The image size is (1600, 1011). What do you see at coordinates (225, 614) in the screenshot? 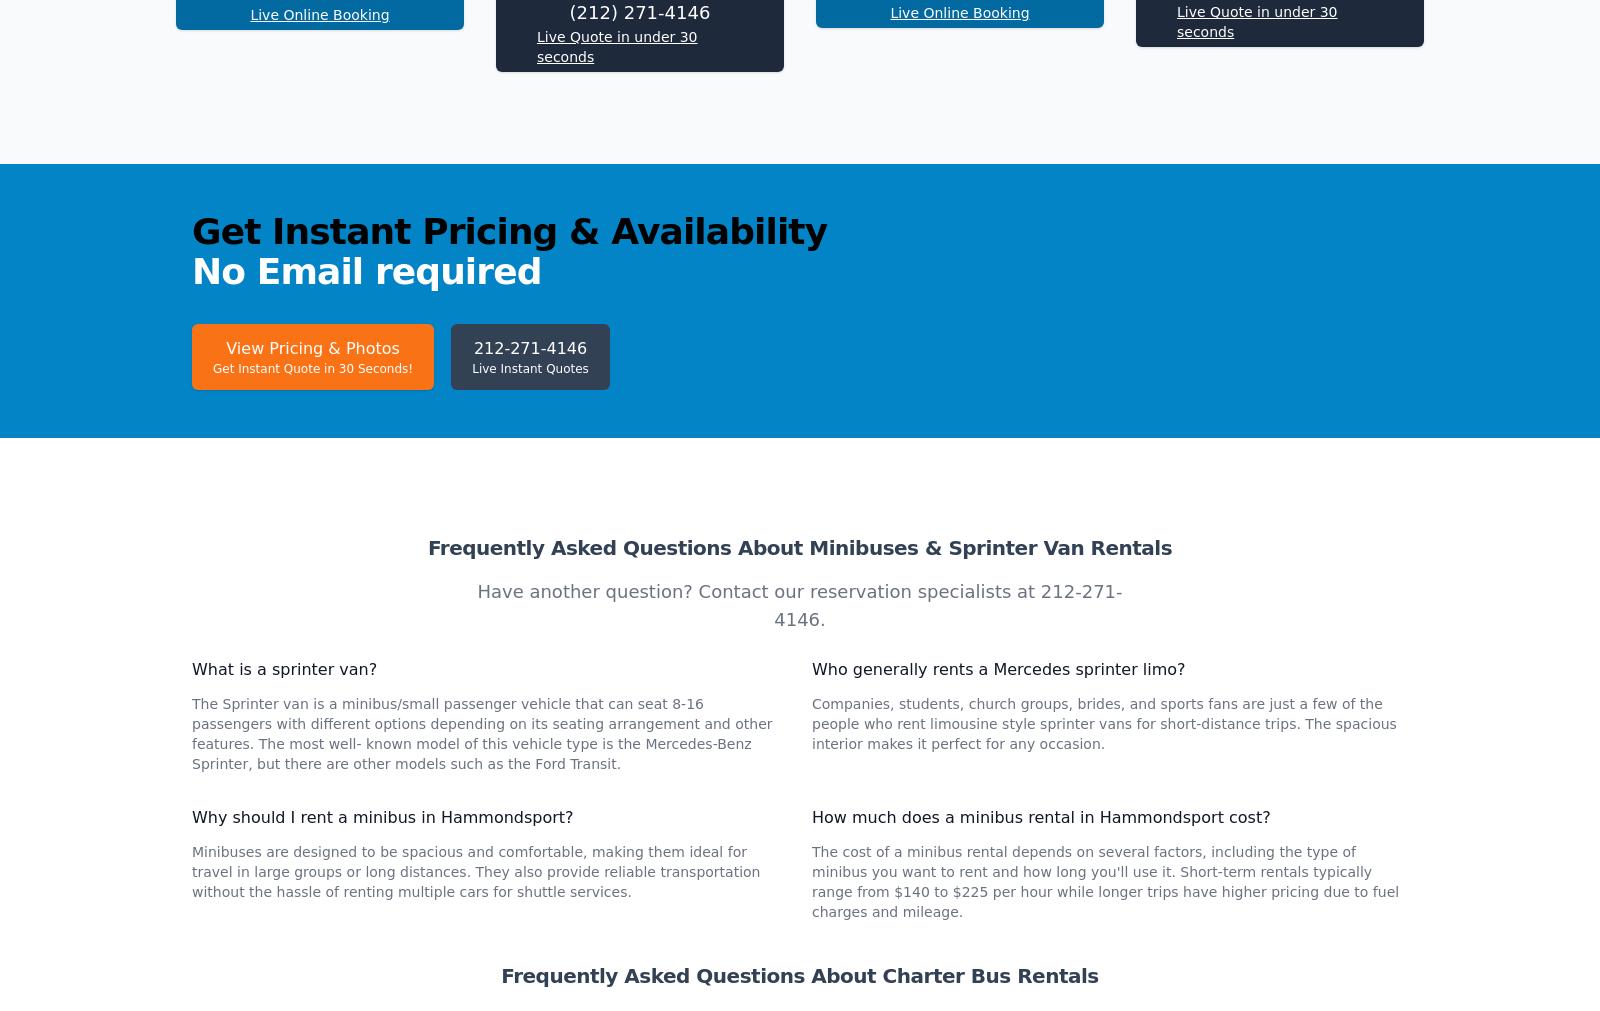
I see `'View Pricing & Photos'` at bounding box center [225, 614].